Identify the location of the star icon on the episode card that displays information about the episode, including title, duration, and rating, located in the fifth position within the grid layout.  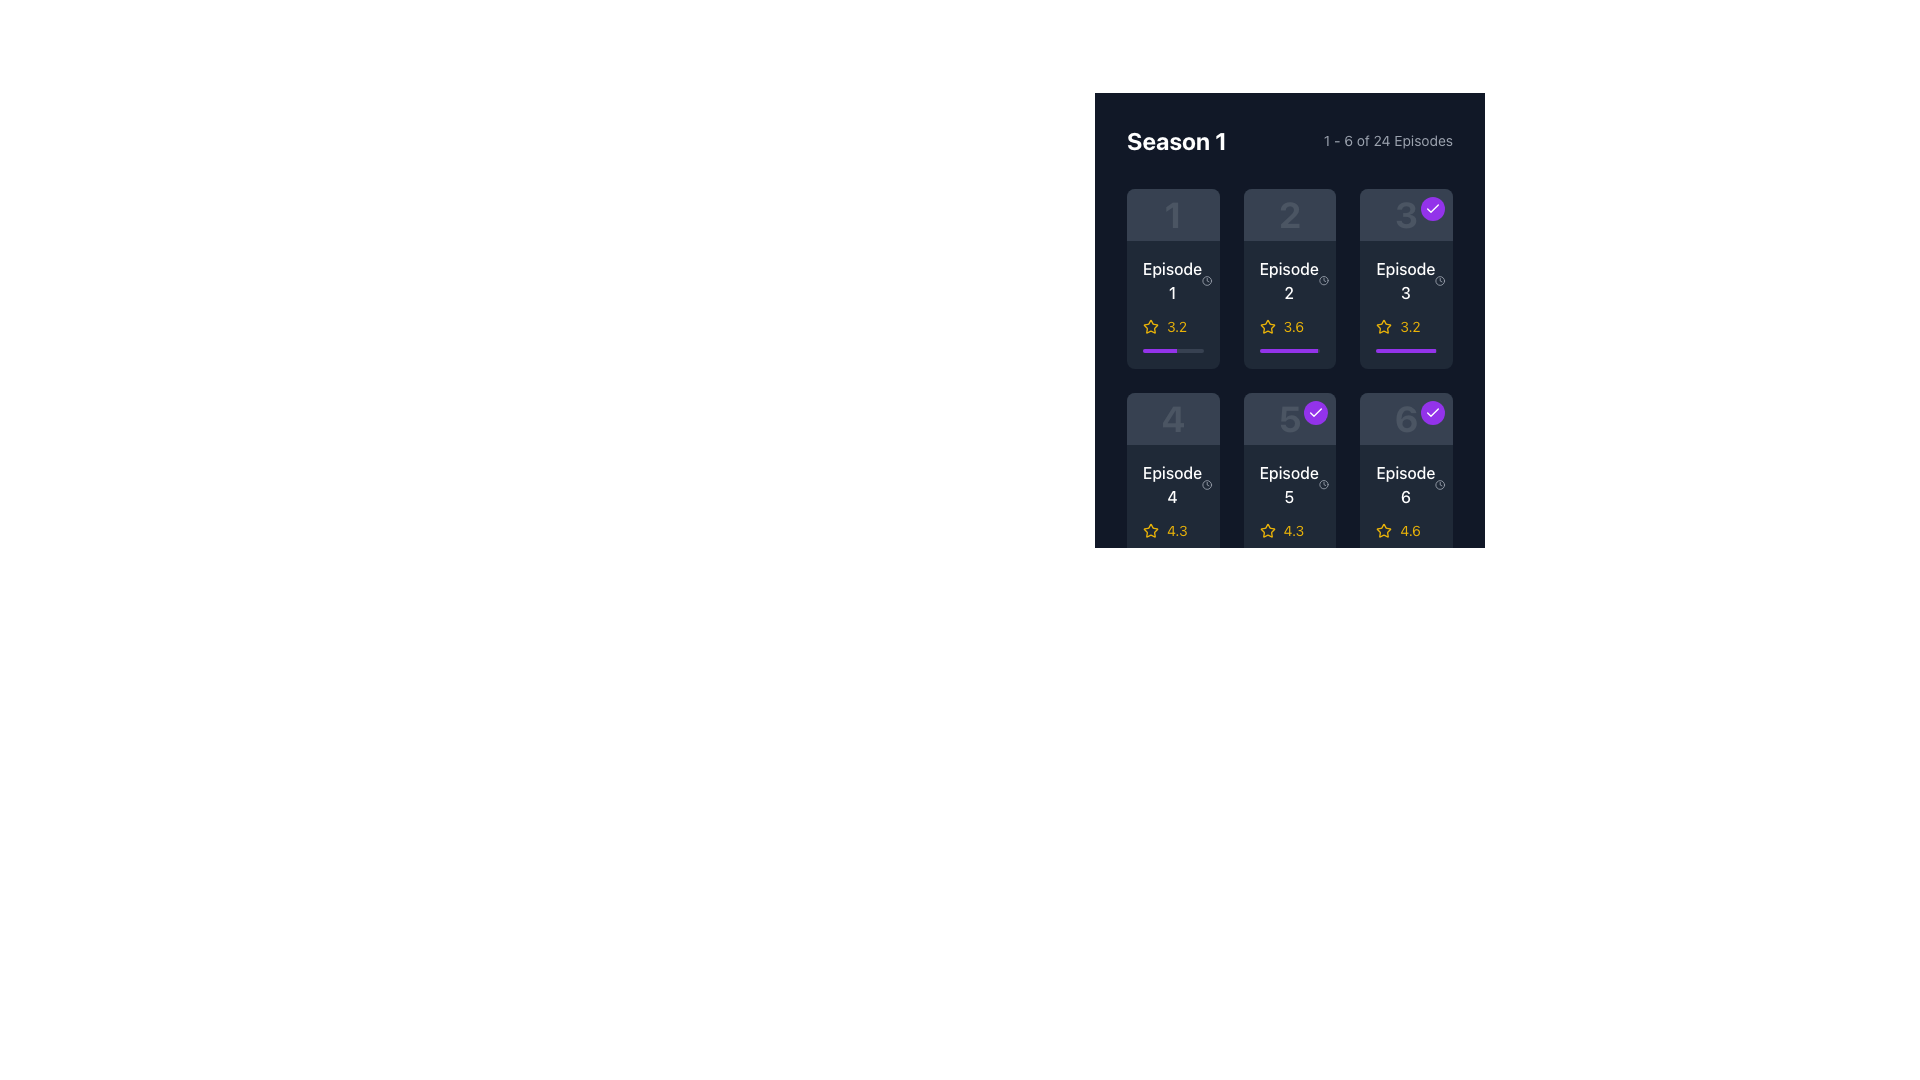
(1290, 508).